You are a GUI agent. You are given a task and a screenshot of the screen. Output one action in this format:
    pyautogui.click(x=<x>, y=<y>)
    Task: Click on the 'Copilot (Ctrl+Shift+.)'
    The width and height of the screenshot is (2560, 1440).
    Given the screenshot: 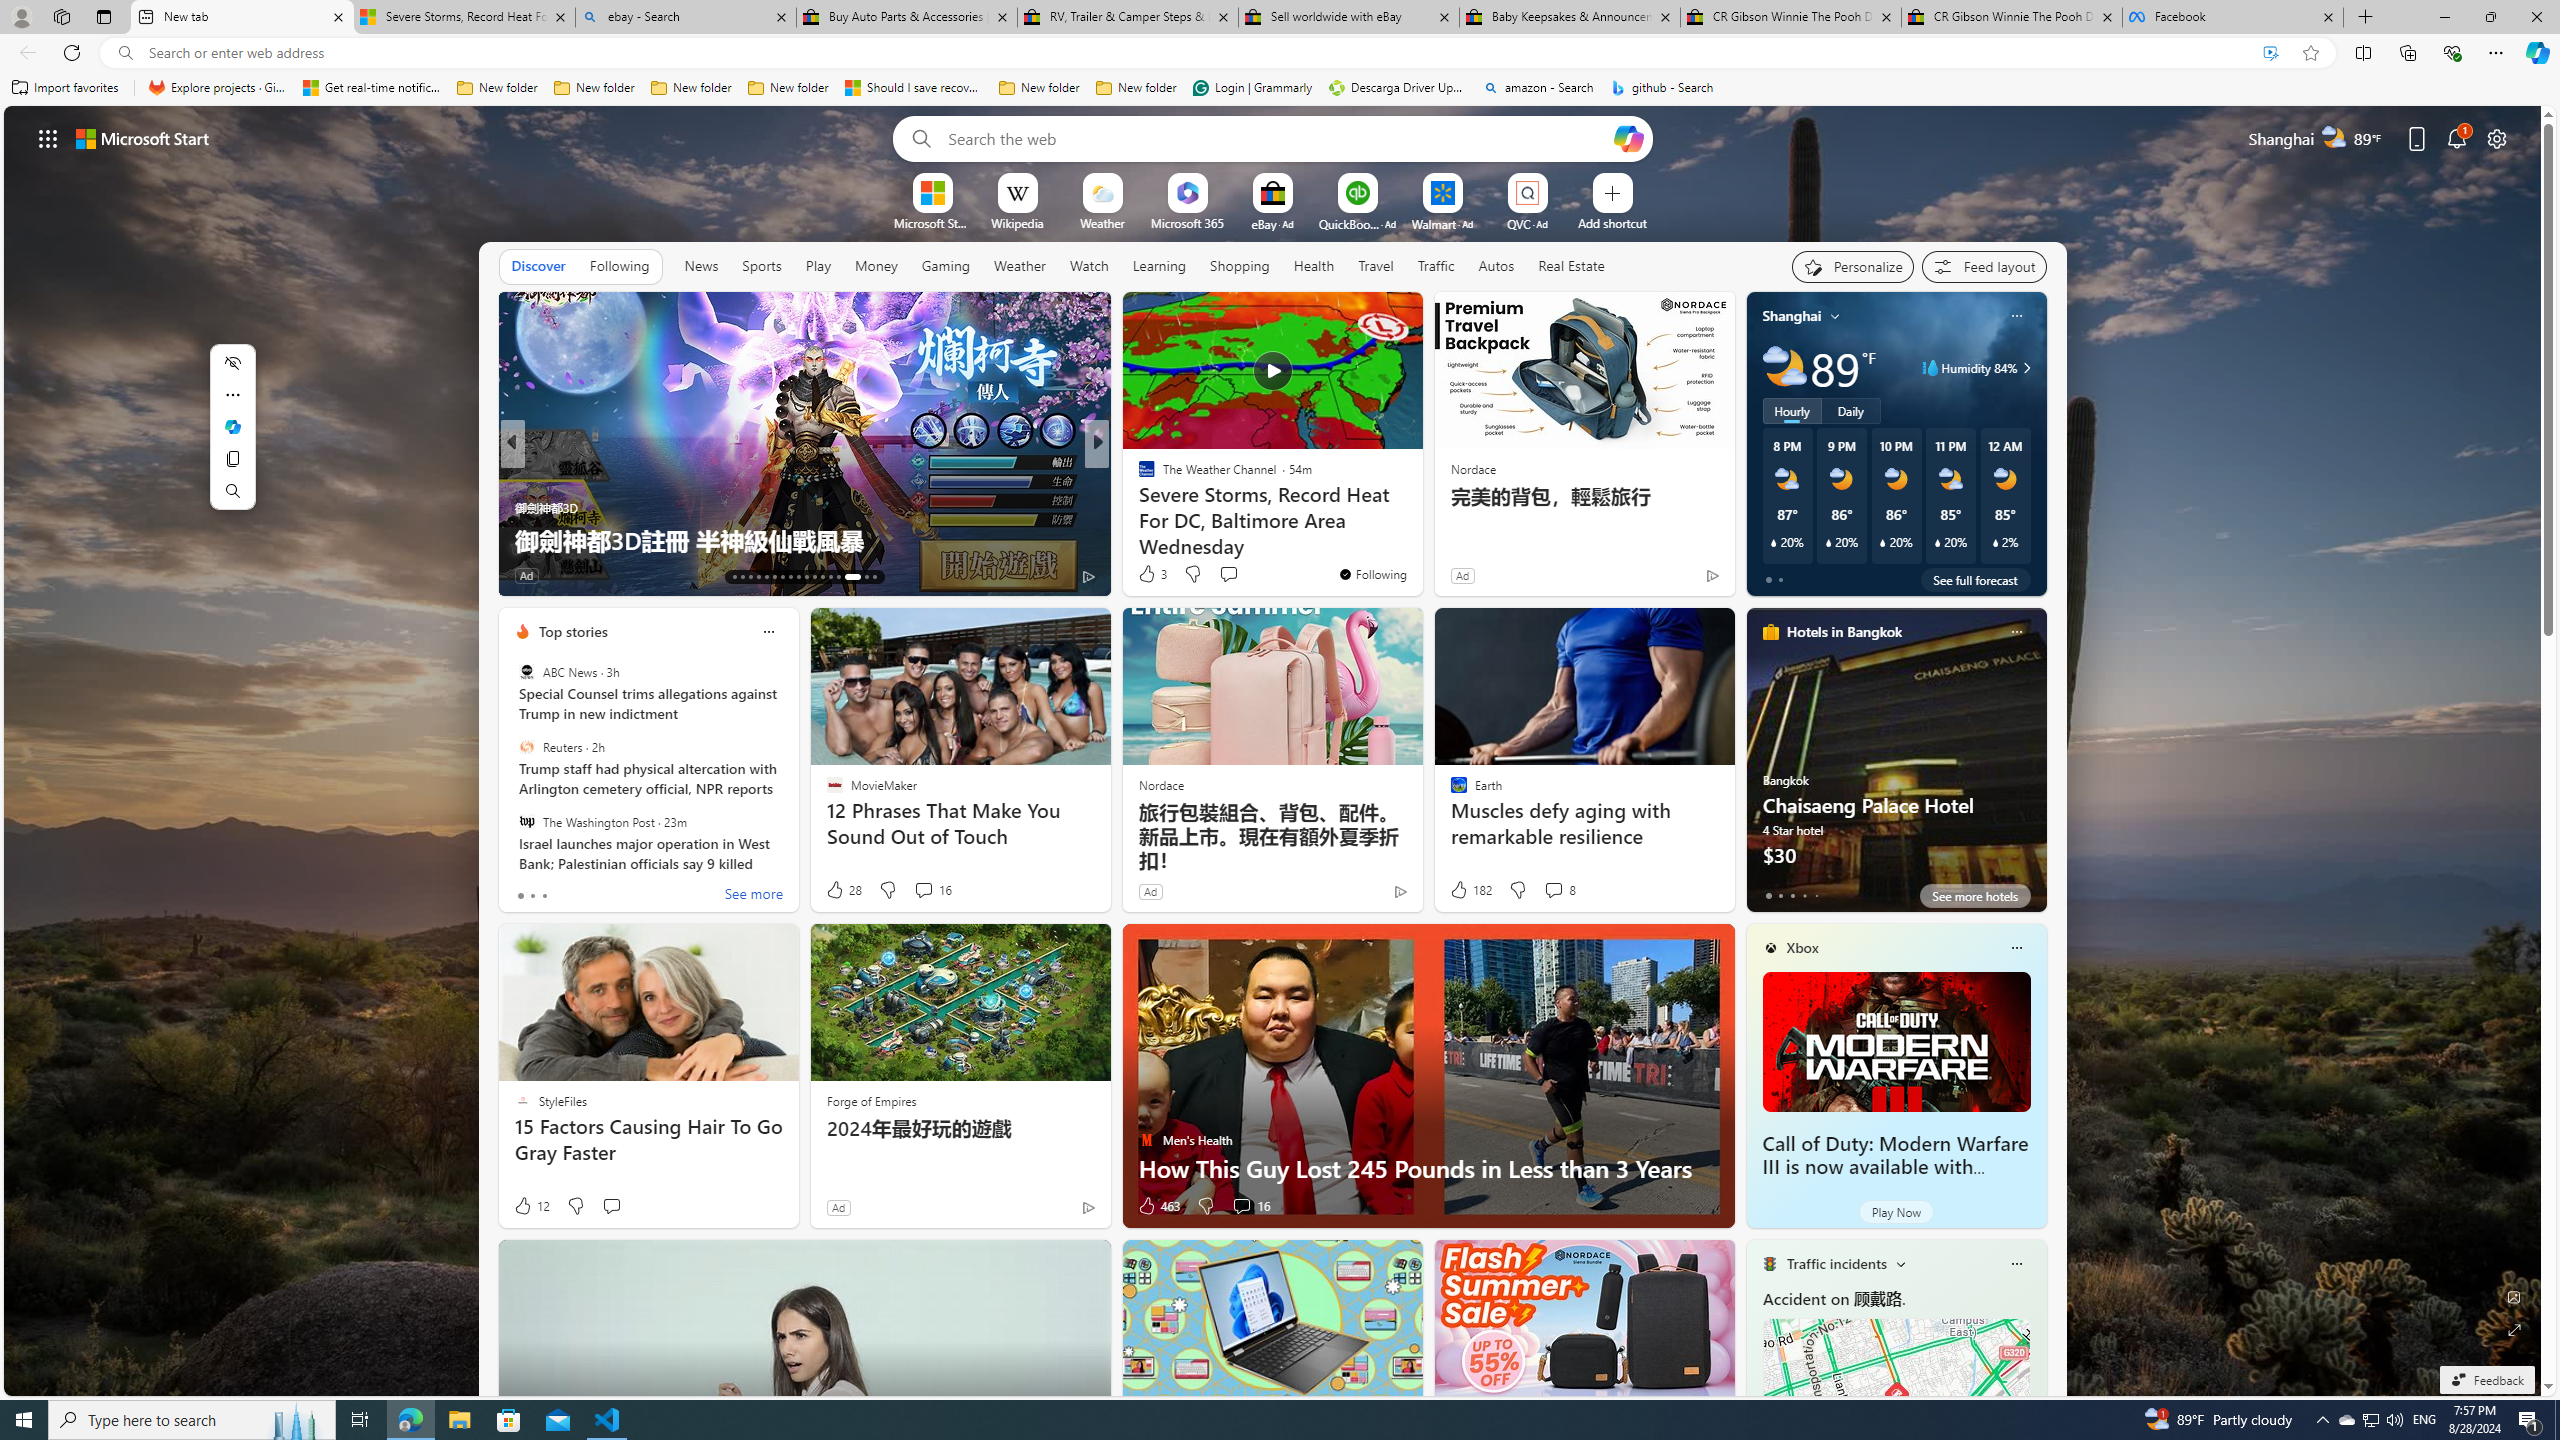 What is the action you would take?
    pyautogui.click(x=2535, y=51)
    